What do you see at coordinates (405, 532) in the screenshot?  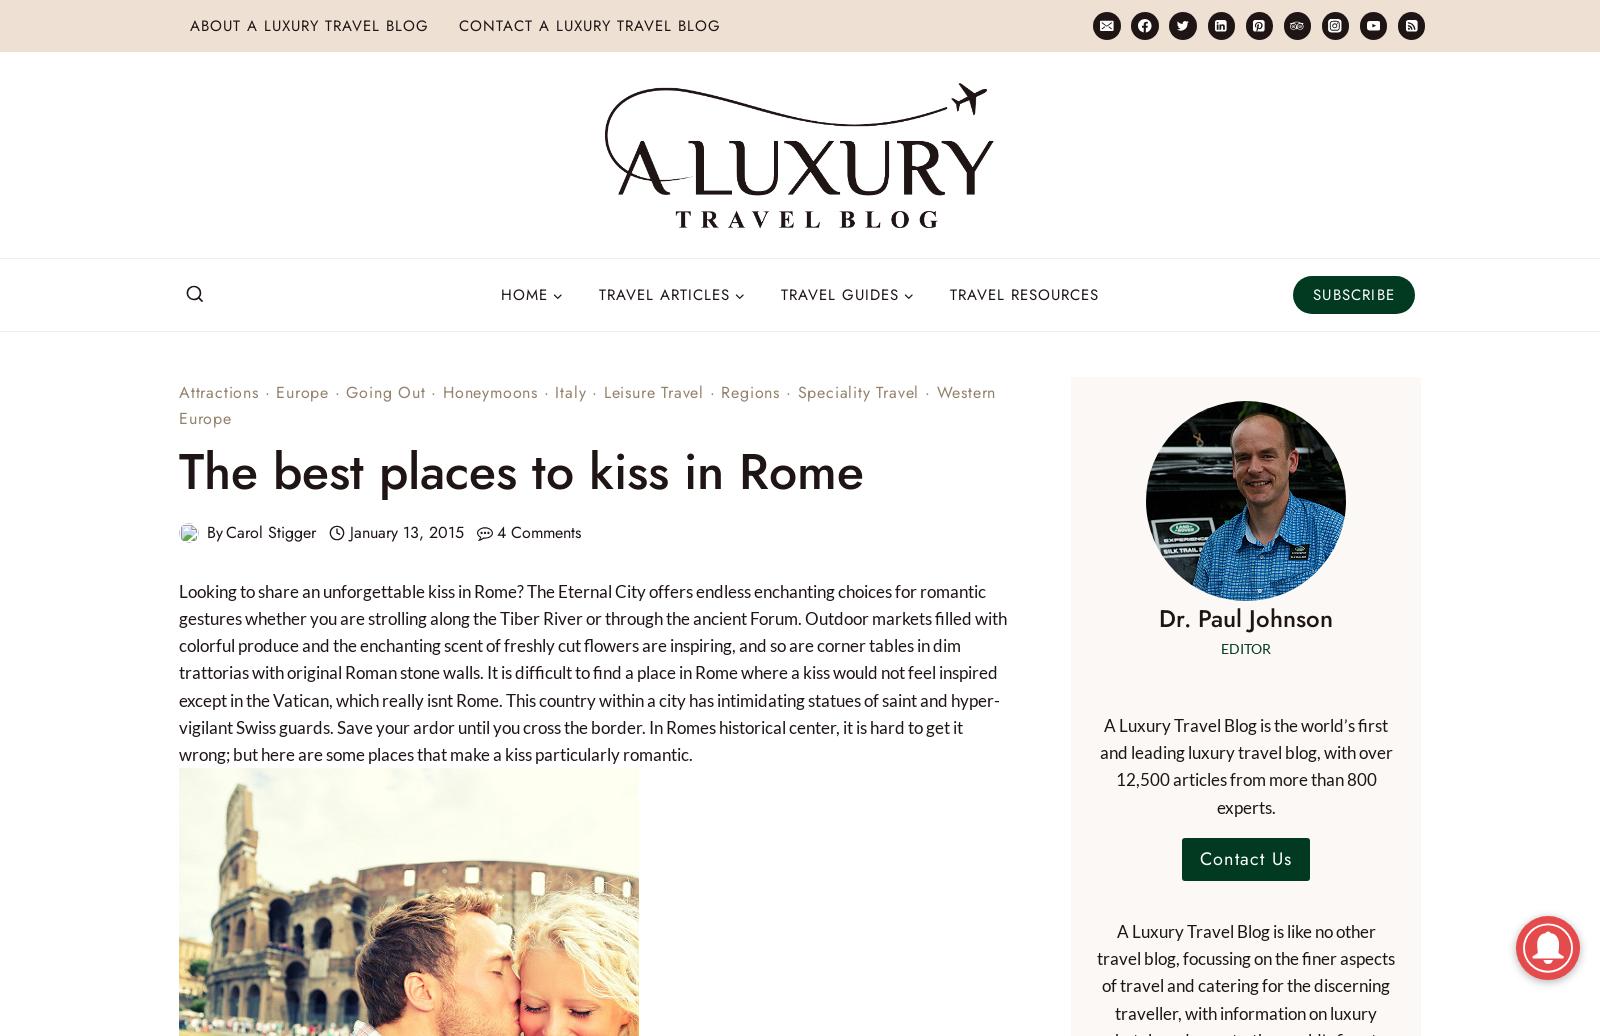 I see `'January 13, 2015'` at bounding box center [405, 532].